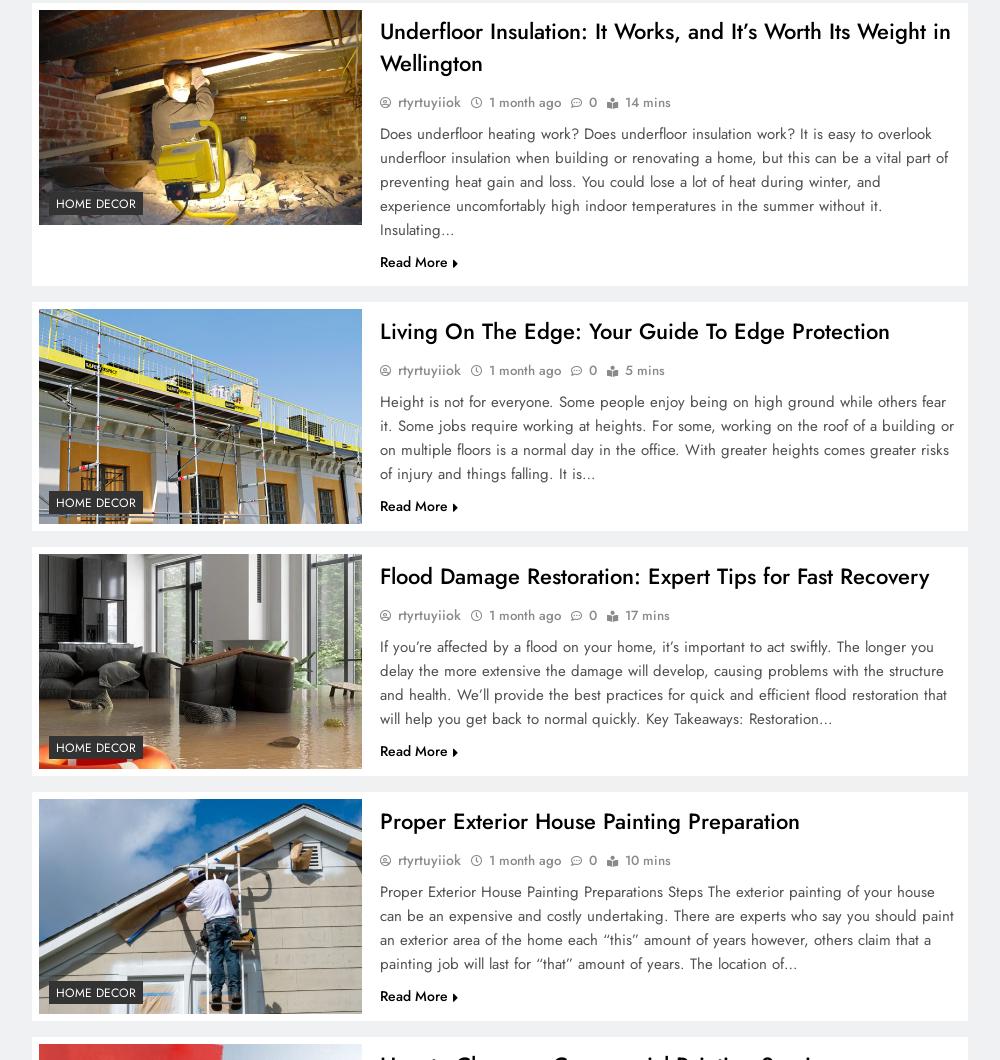 Image resolution: width=1000 pixels, height=1060 pixels. What do you see at coordinates (44, 37) in the screenshot?
I see `'You May Have Missed'` at bounding box center [44, 37].